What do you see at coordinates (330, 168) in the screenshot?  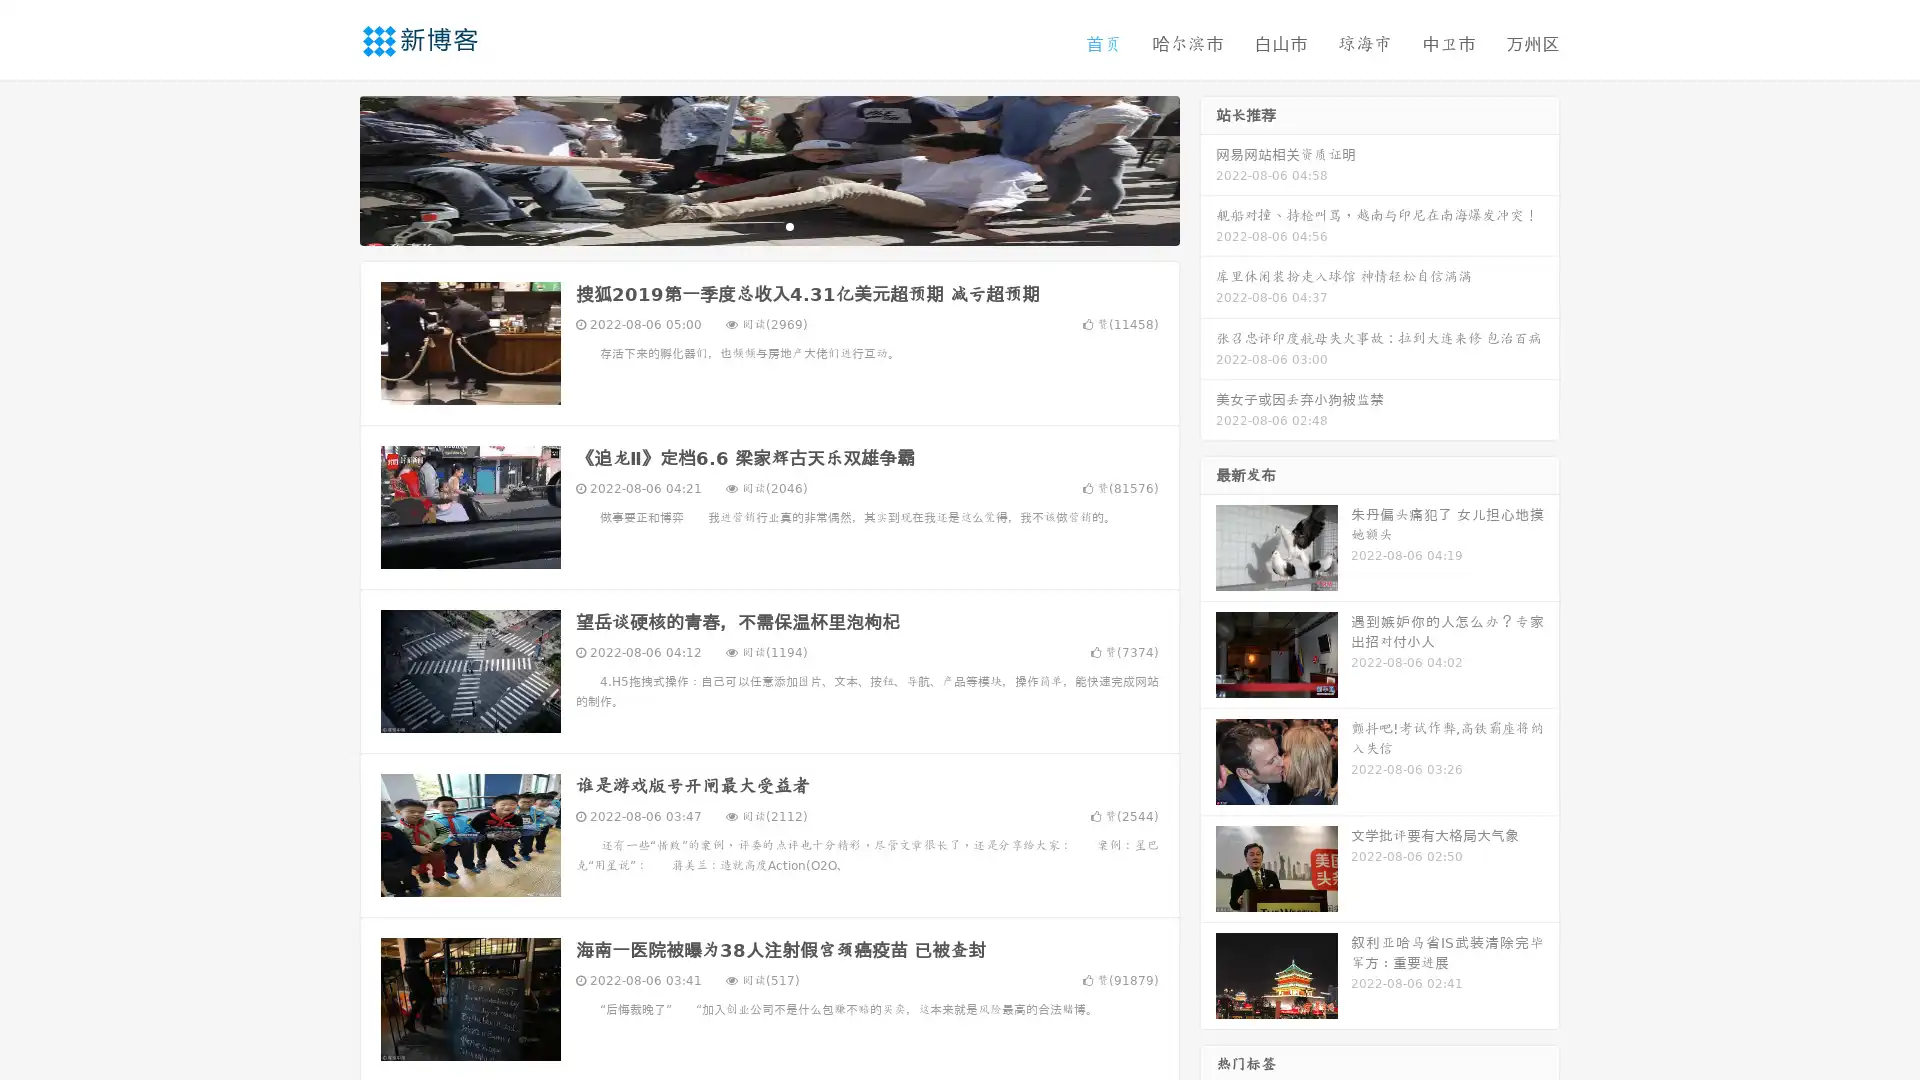 I see `Previous slide` at bounding box center [330, 168].